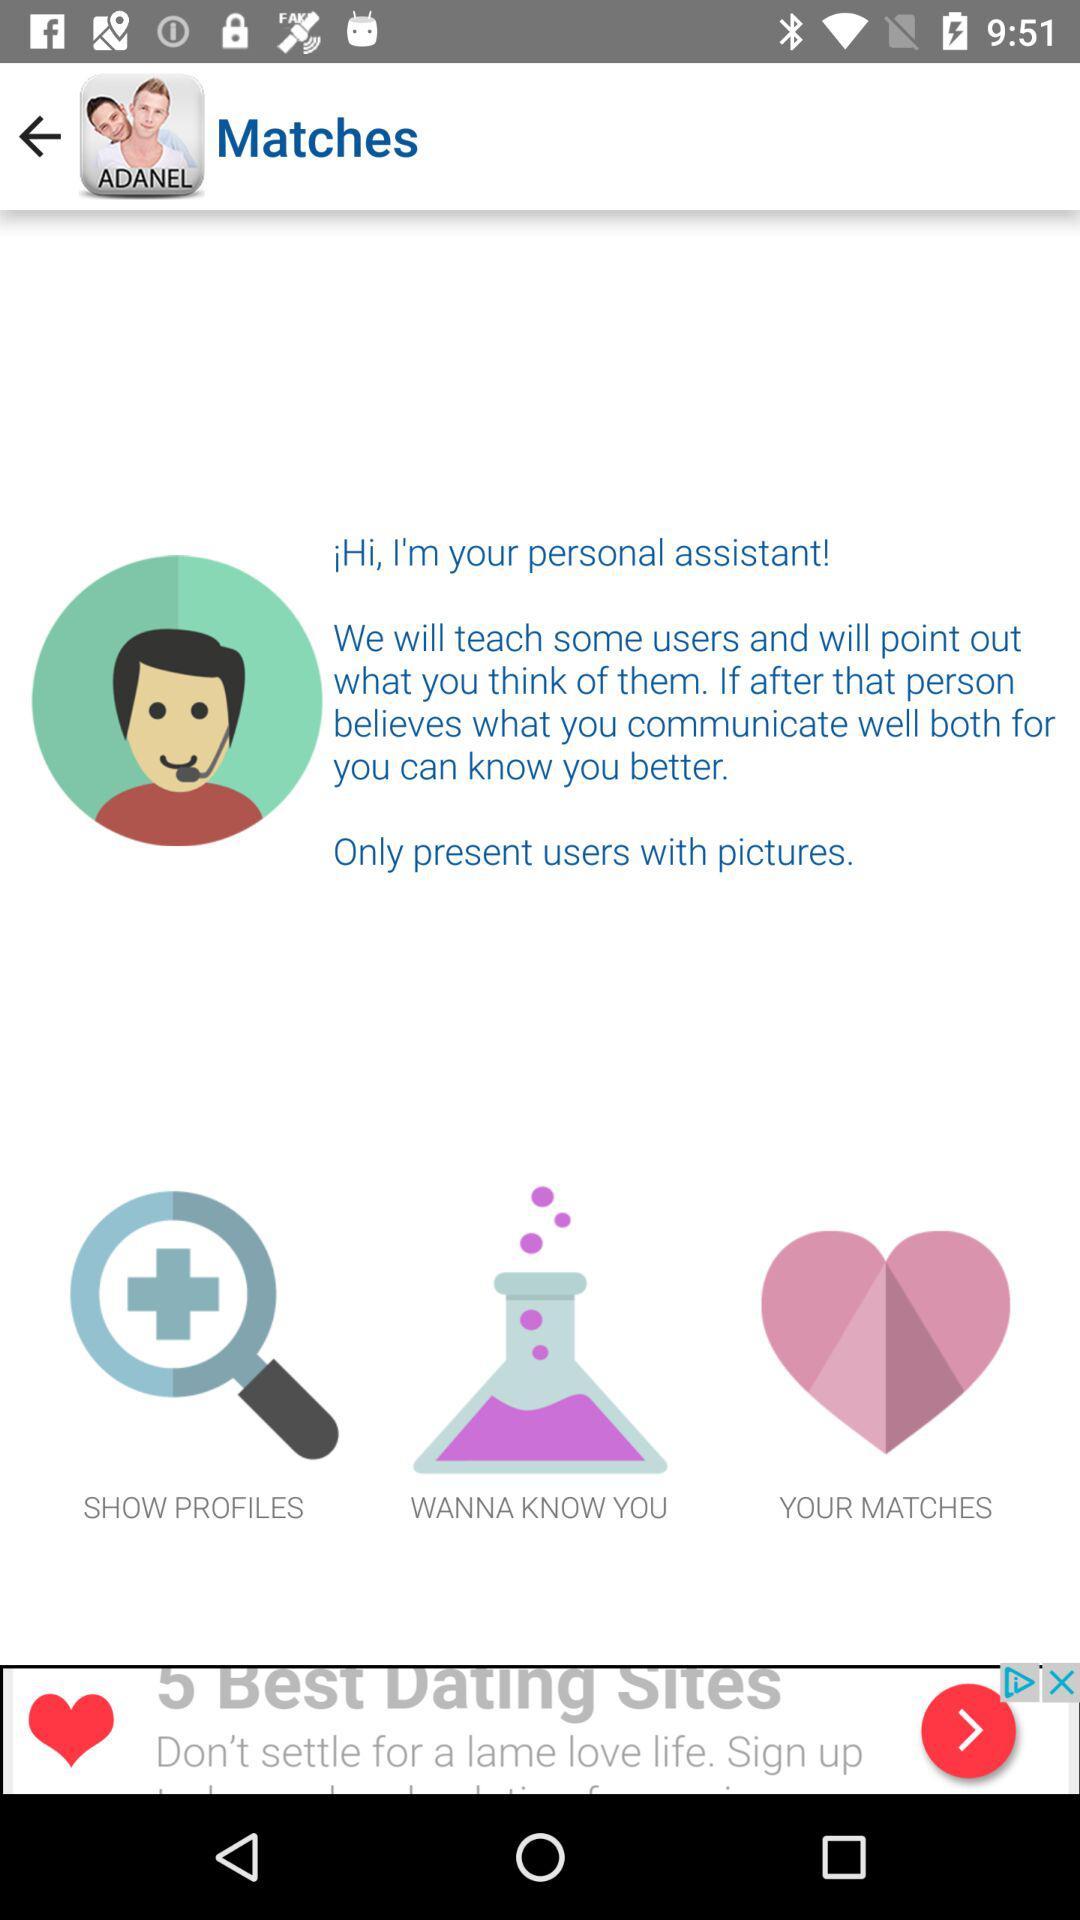 This screenshot has height=1920, width=1080. What do you see at coordinates (540, 1727) in the screenshot?
I see `follow advertisement banner` at bounding box center [540, 1727].